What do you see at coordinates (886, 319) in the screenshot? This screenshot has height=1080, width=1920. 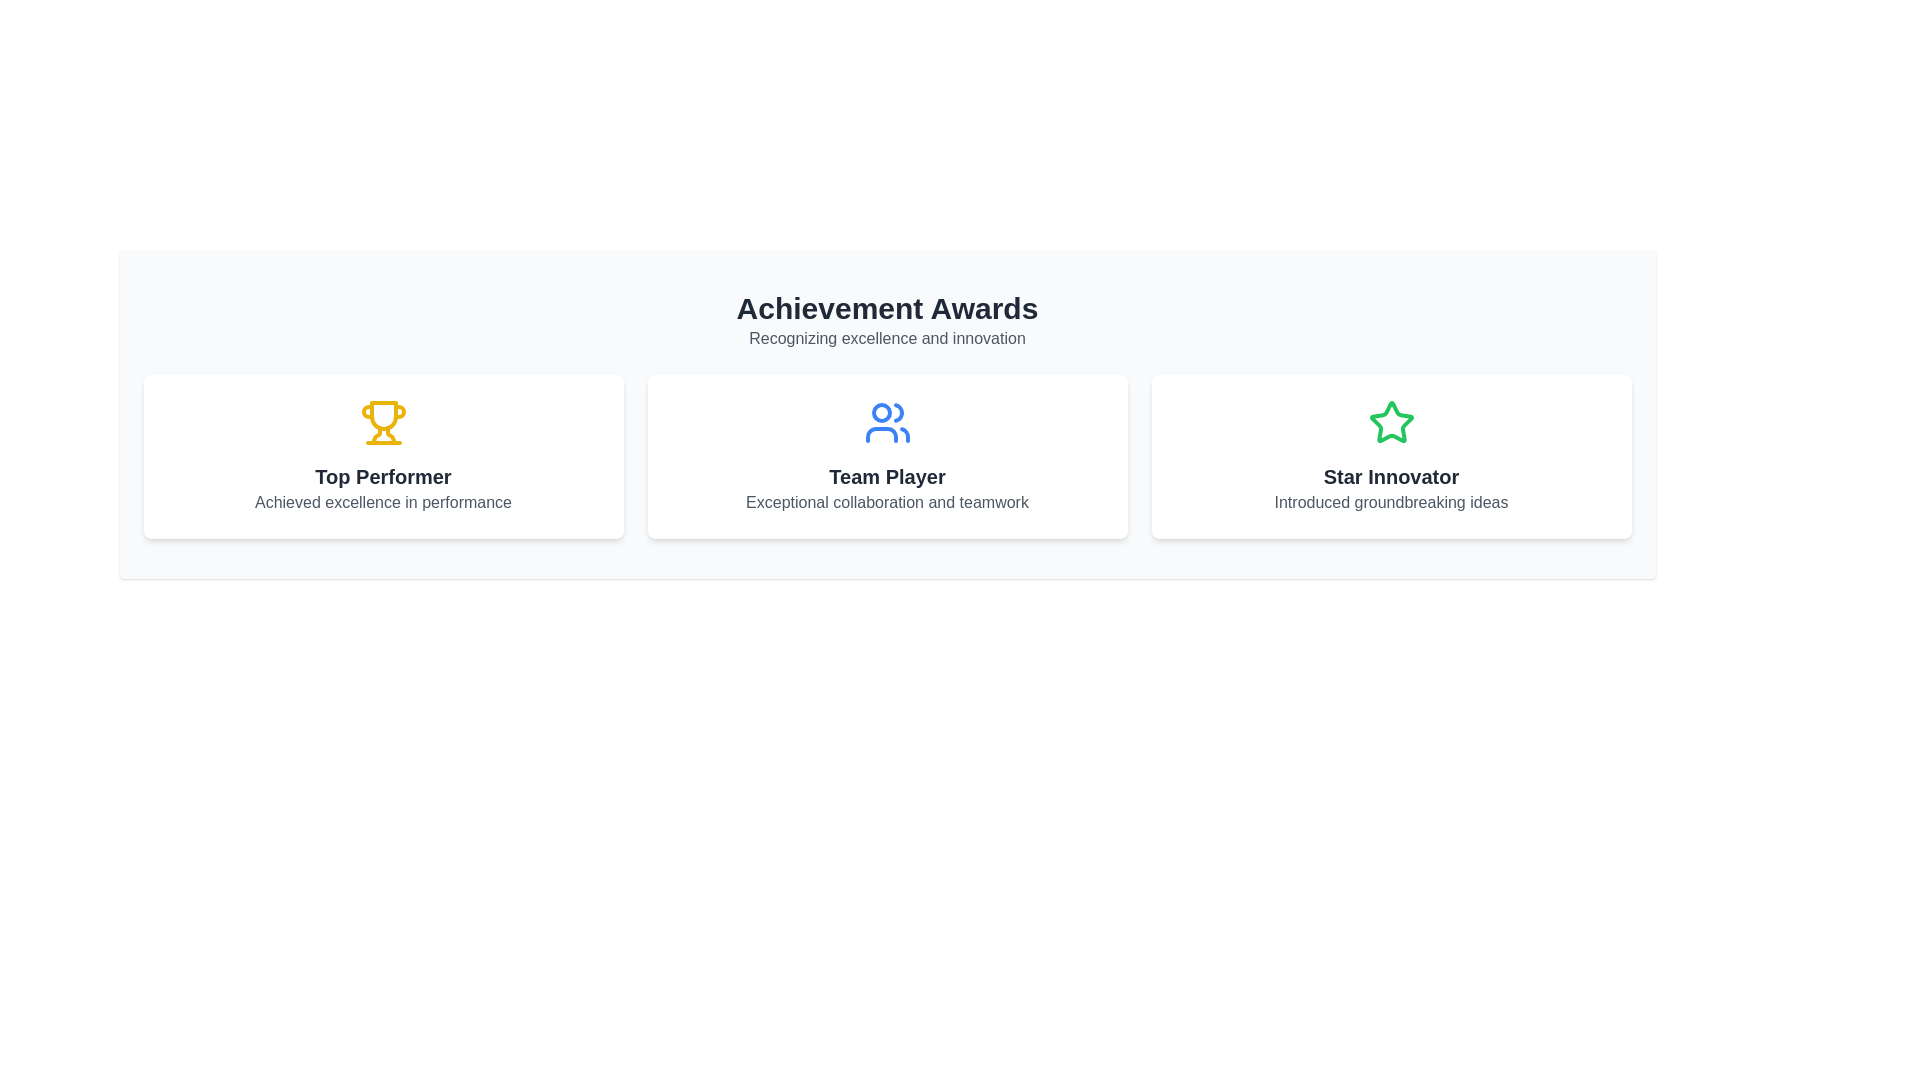 I see `the Text block which serves as the title and introduction for the section, located above the award cards labeled 'Top Performer', 'Team Player', and 'Star Innovator'` at bounding box center [886, 319].